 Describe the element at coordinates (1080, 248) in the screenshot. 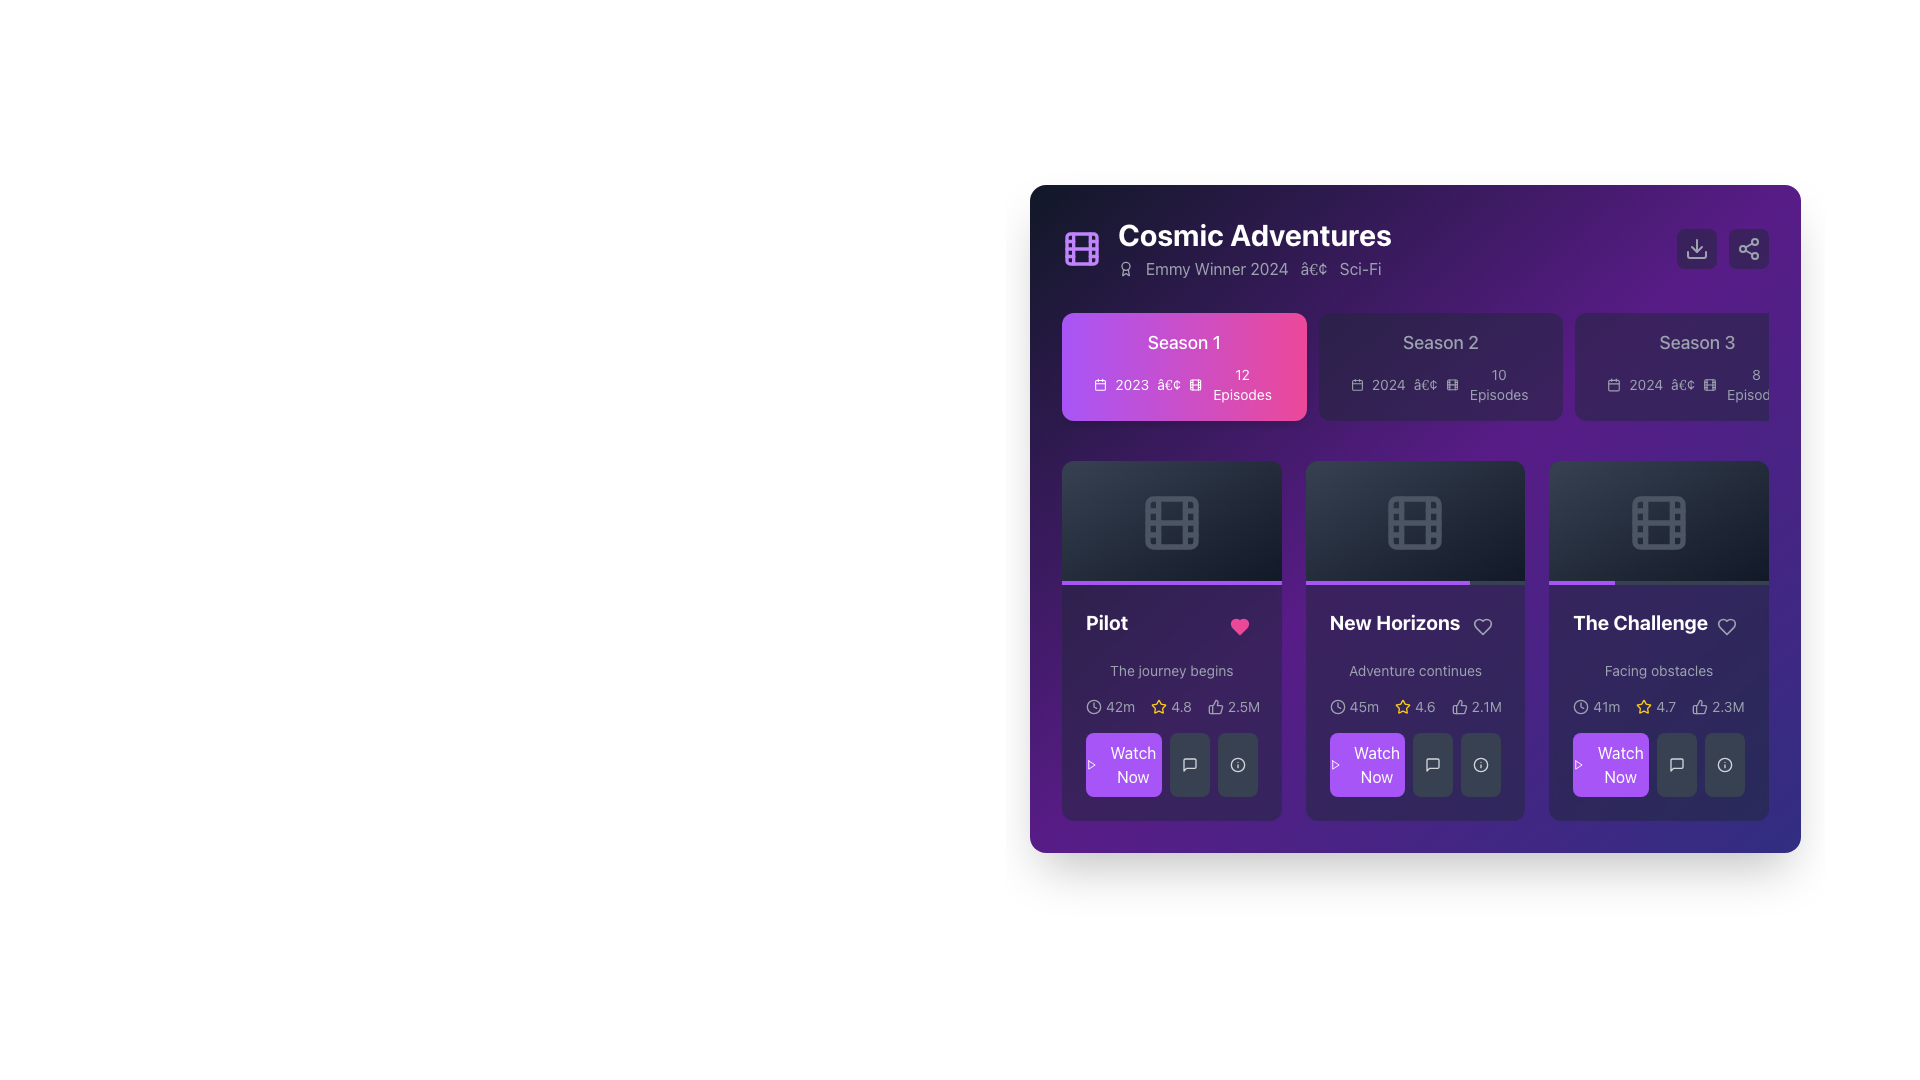

I see `the graphical icon component, which is a square with a dark background and rounded corners, located within a purple film strip icon in the top left corner of the interface` at that location.